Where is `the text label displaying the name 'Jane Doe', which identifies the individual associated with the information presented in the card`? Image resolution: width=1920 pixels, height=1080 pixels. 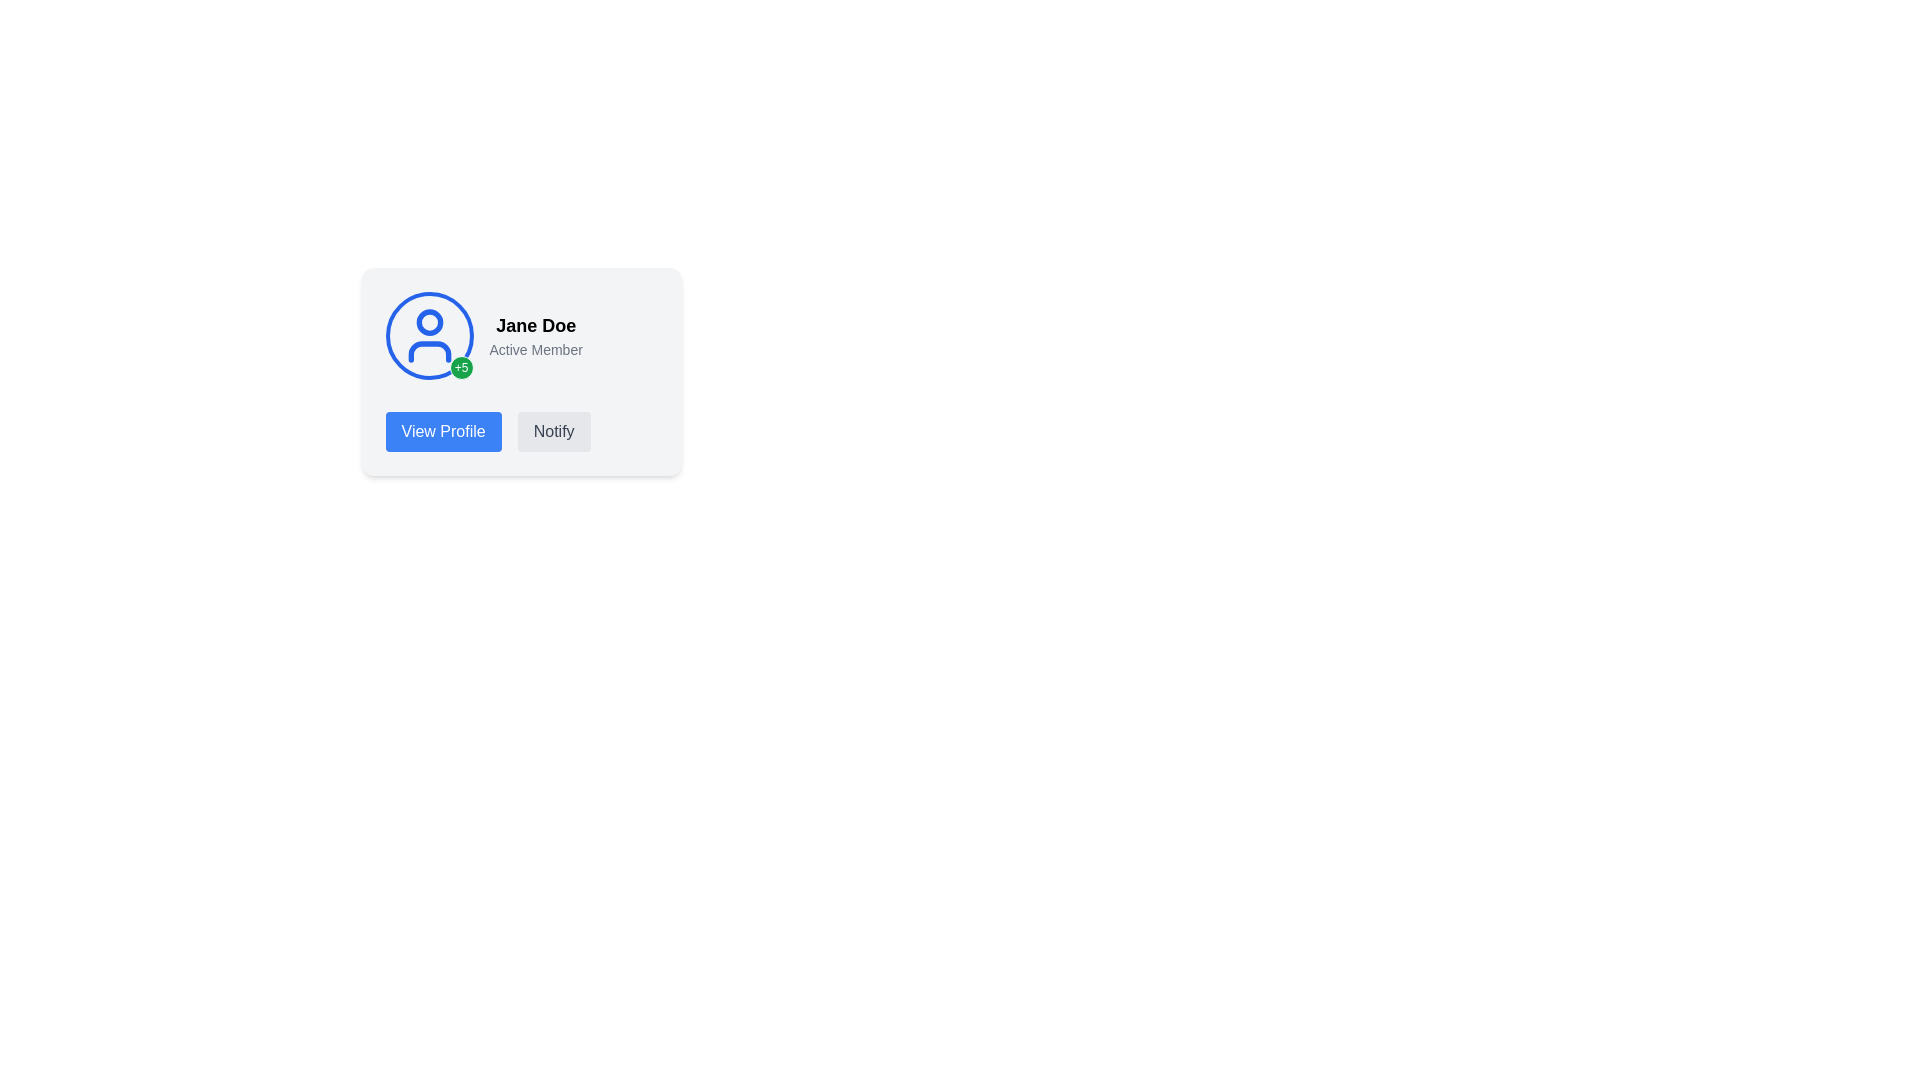 the text label displaying the name 'Jane Doe', which identifies the individual associated with the information presented in the card is located at coordinates (536, 325).